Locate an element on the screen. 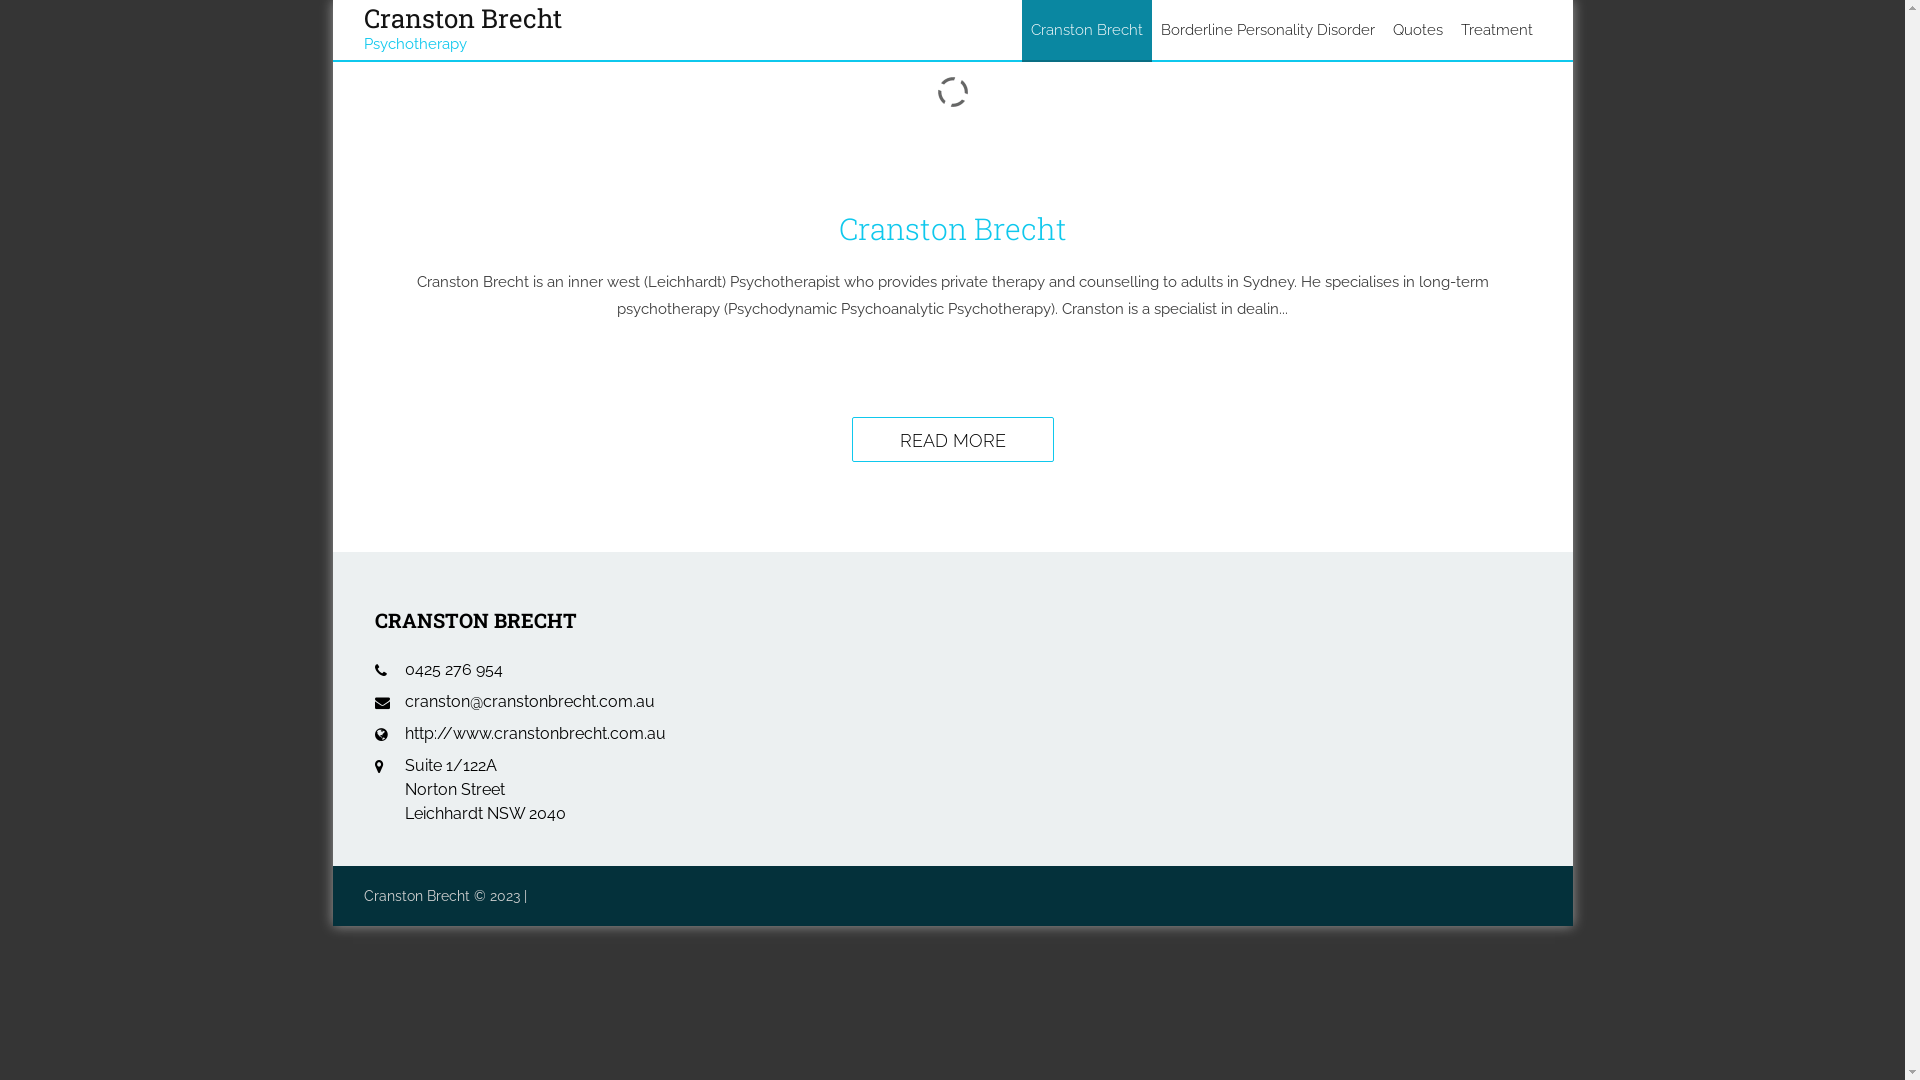  'READ MORE' is located at coordinates (952, 438).